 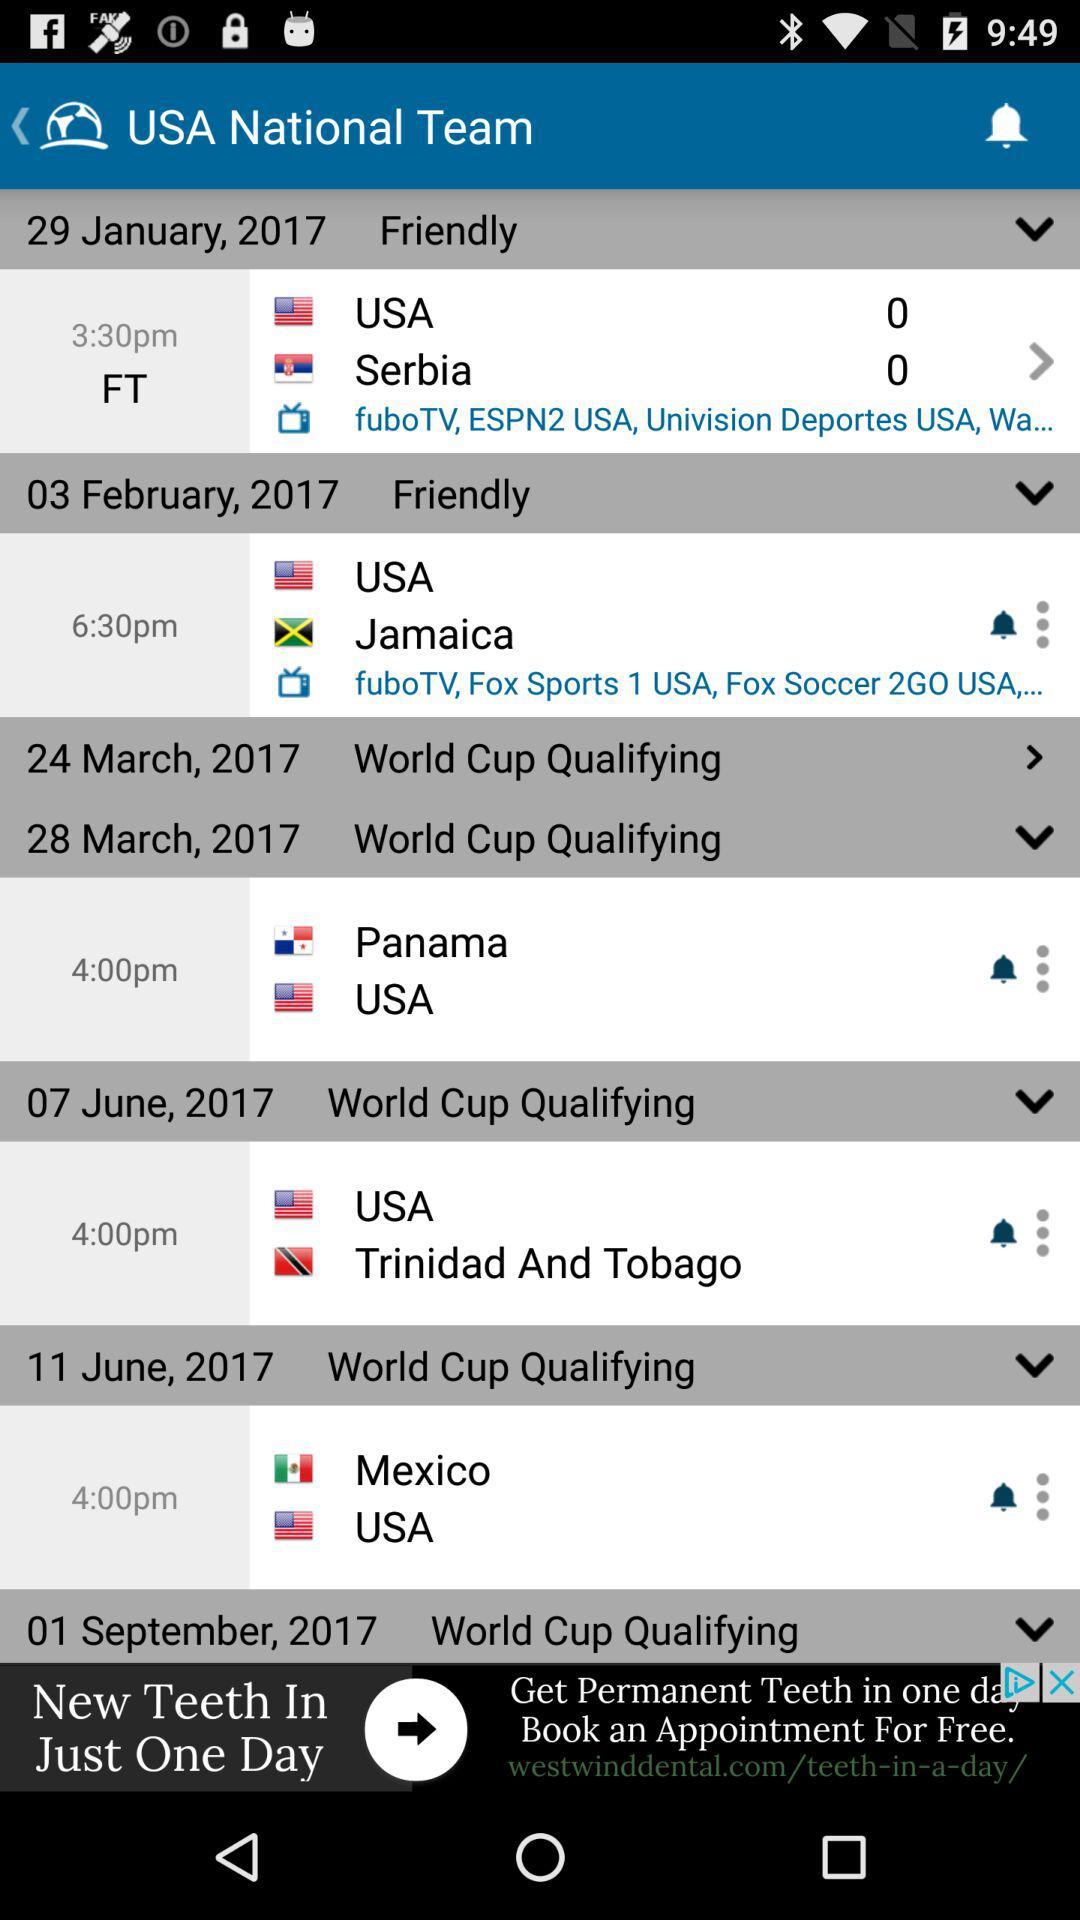 I want to click on enable or disable notifications, so click(x=1035, y=1232).